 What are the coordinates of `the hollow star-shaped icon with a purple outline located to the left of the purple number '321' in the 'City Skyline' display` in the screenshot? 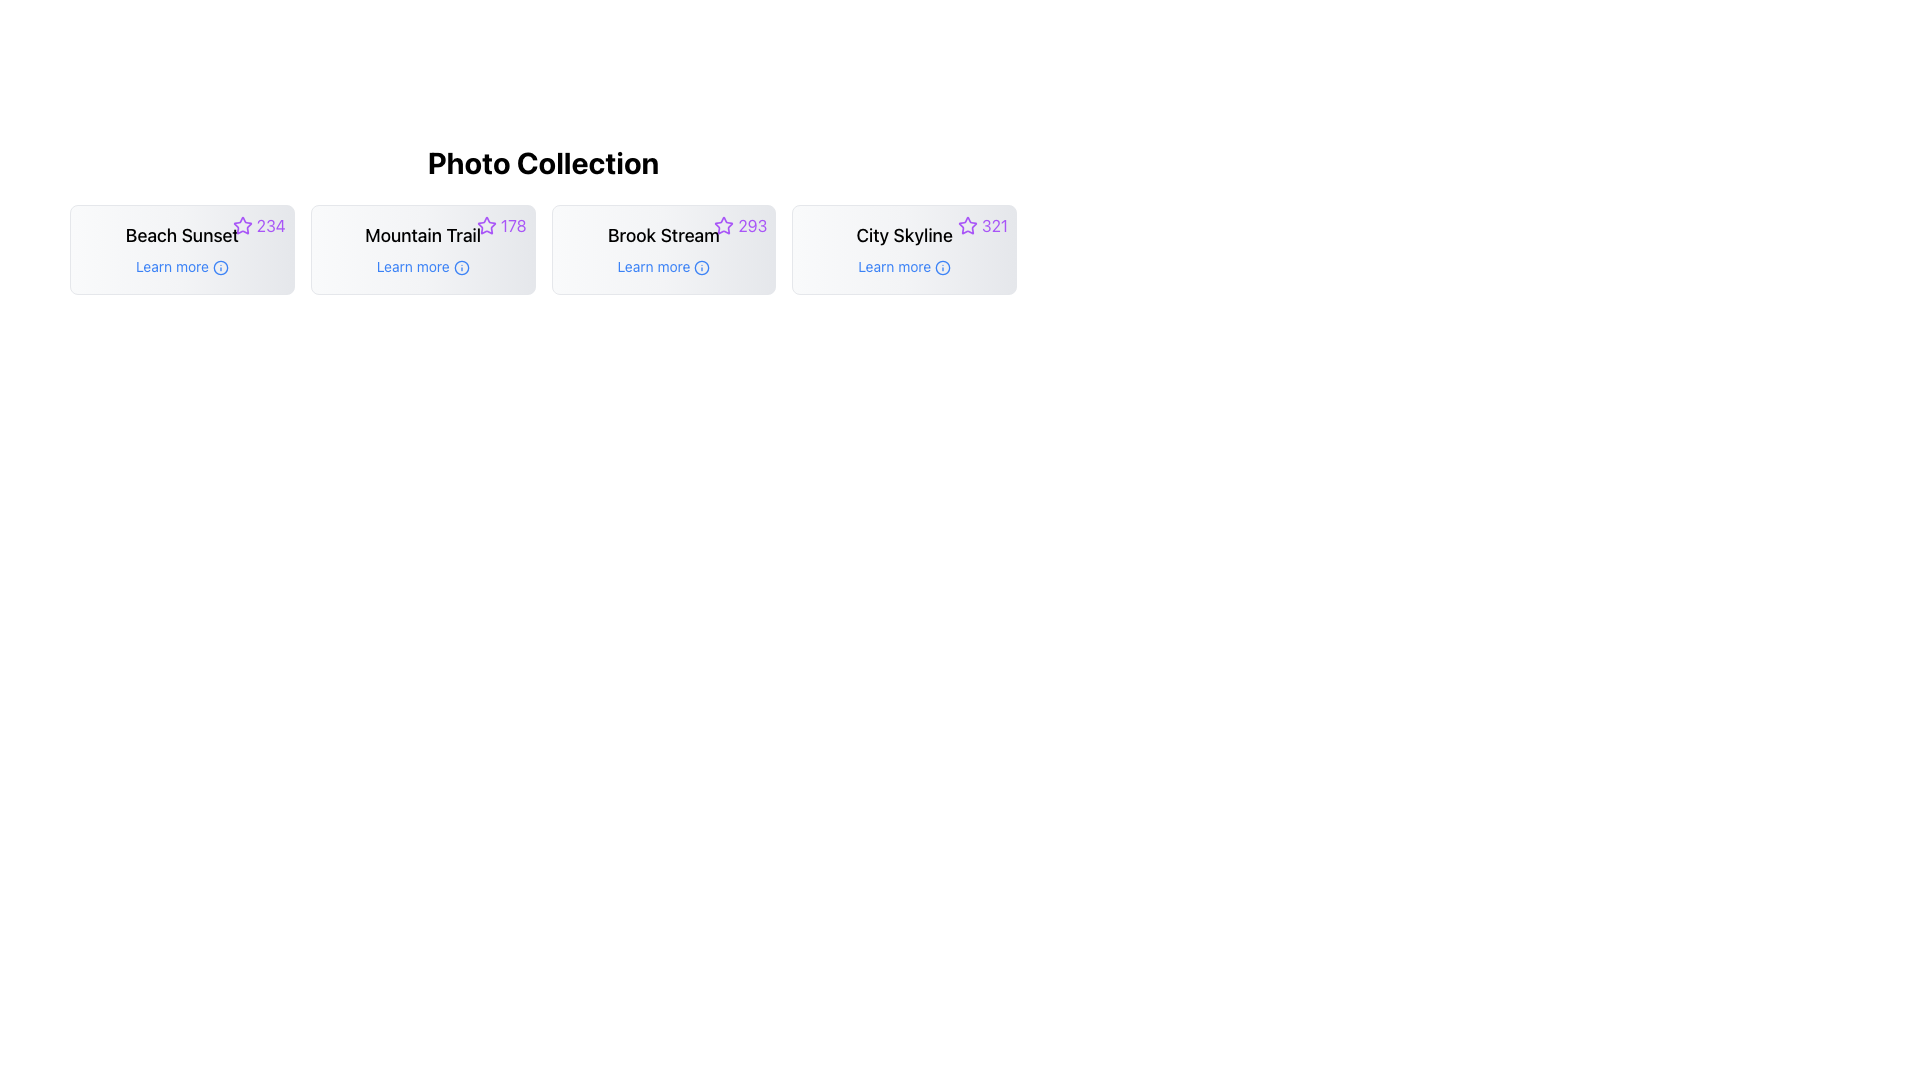 It's located at (967, 225).